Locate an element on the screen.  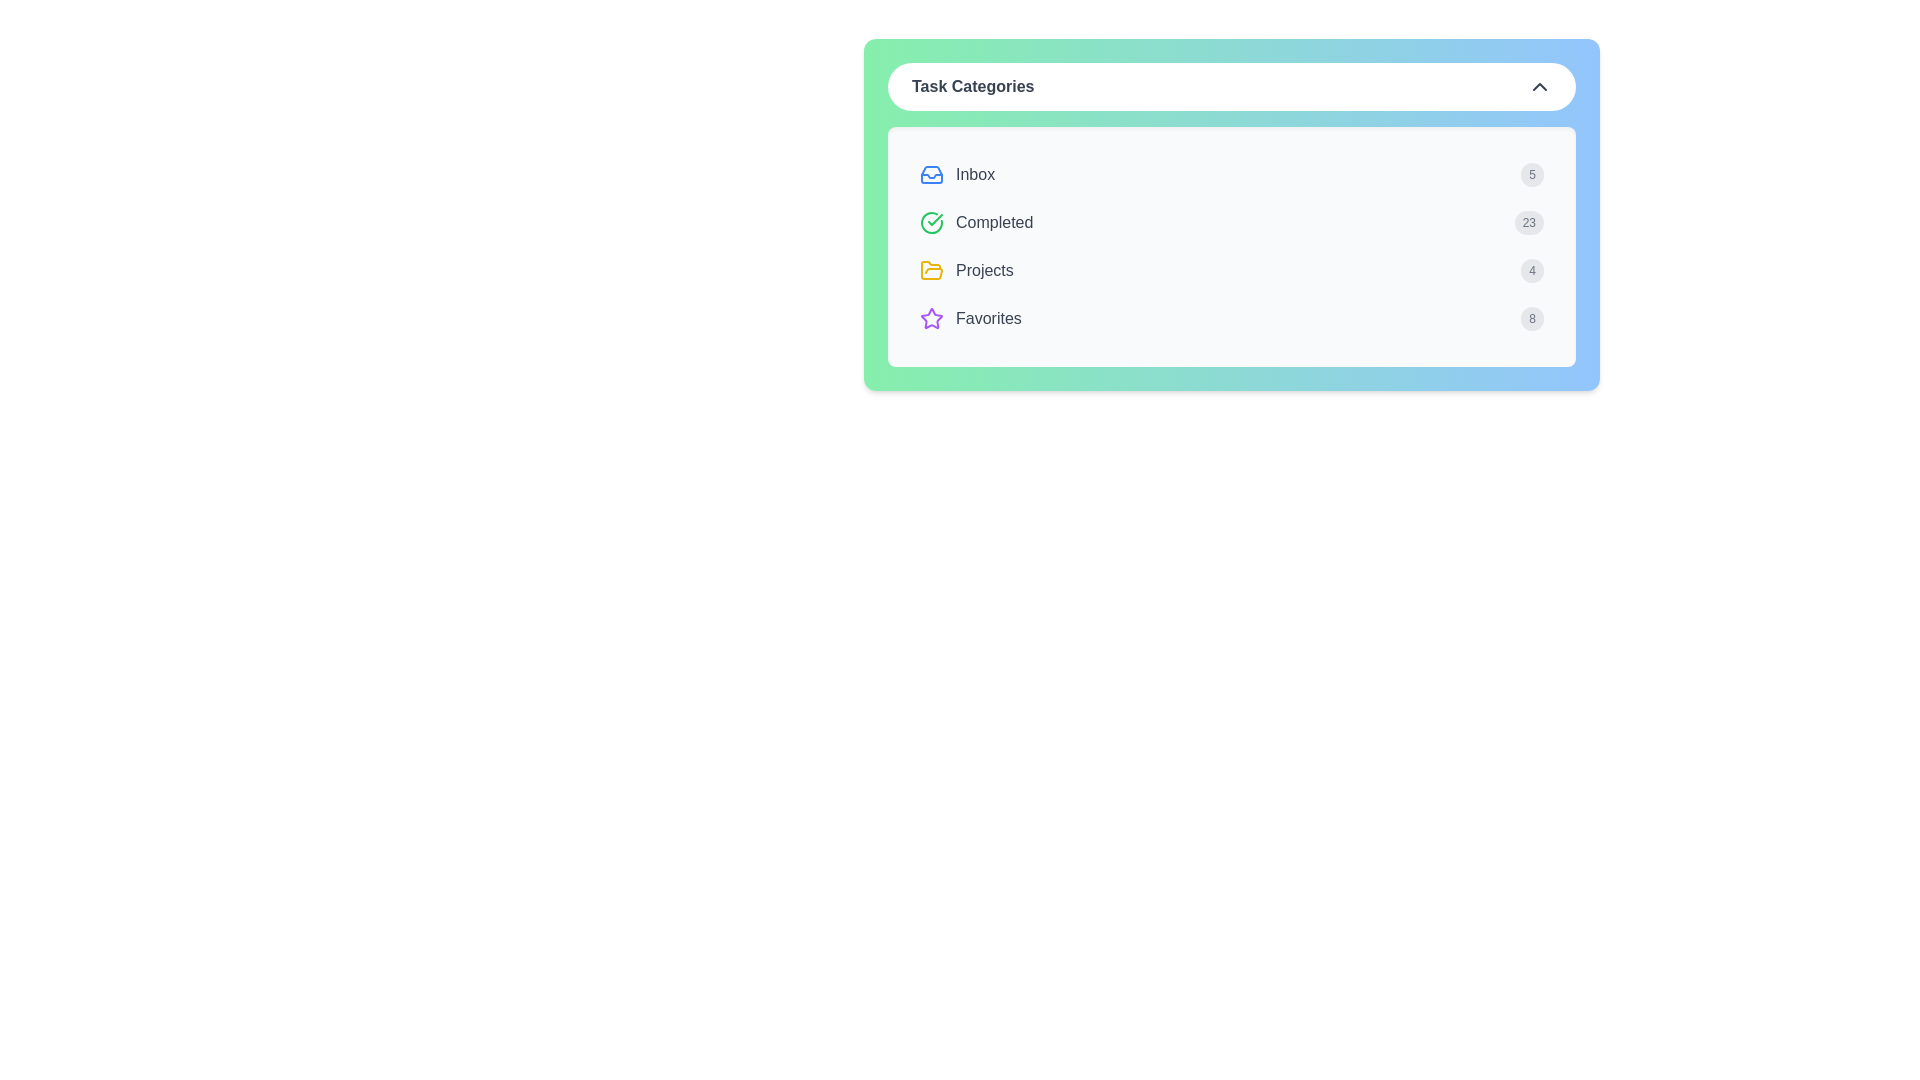
the small circular badge with a light gray background and the number '8' in gray font, located on the far right side of the 'Favorites' list item is located at coordinates (1531, 318).